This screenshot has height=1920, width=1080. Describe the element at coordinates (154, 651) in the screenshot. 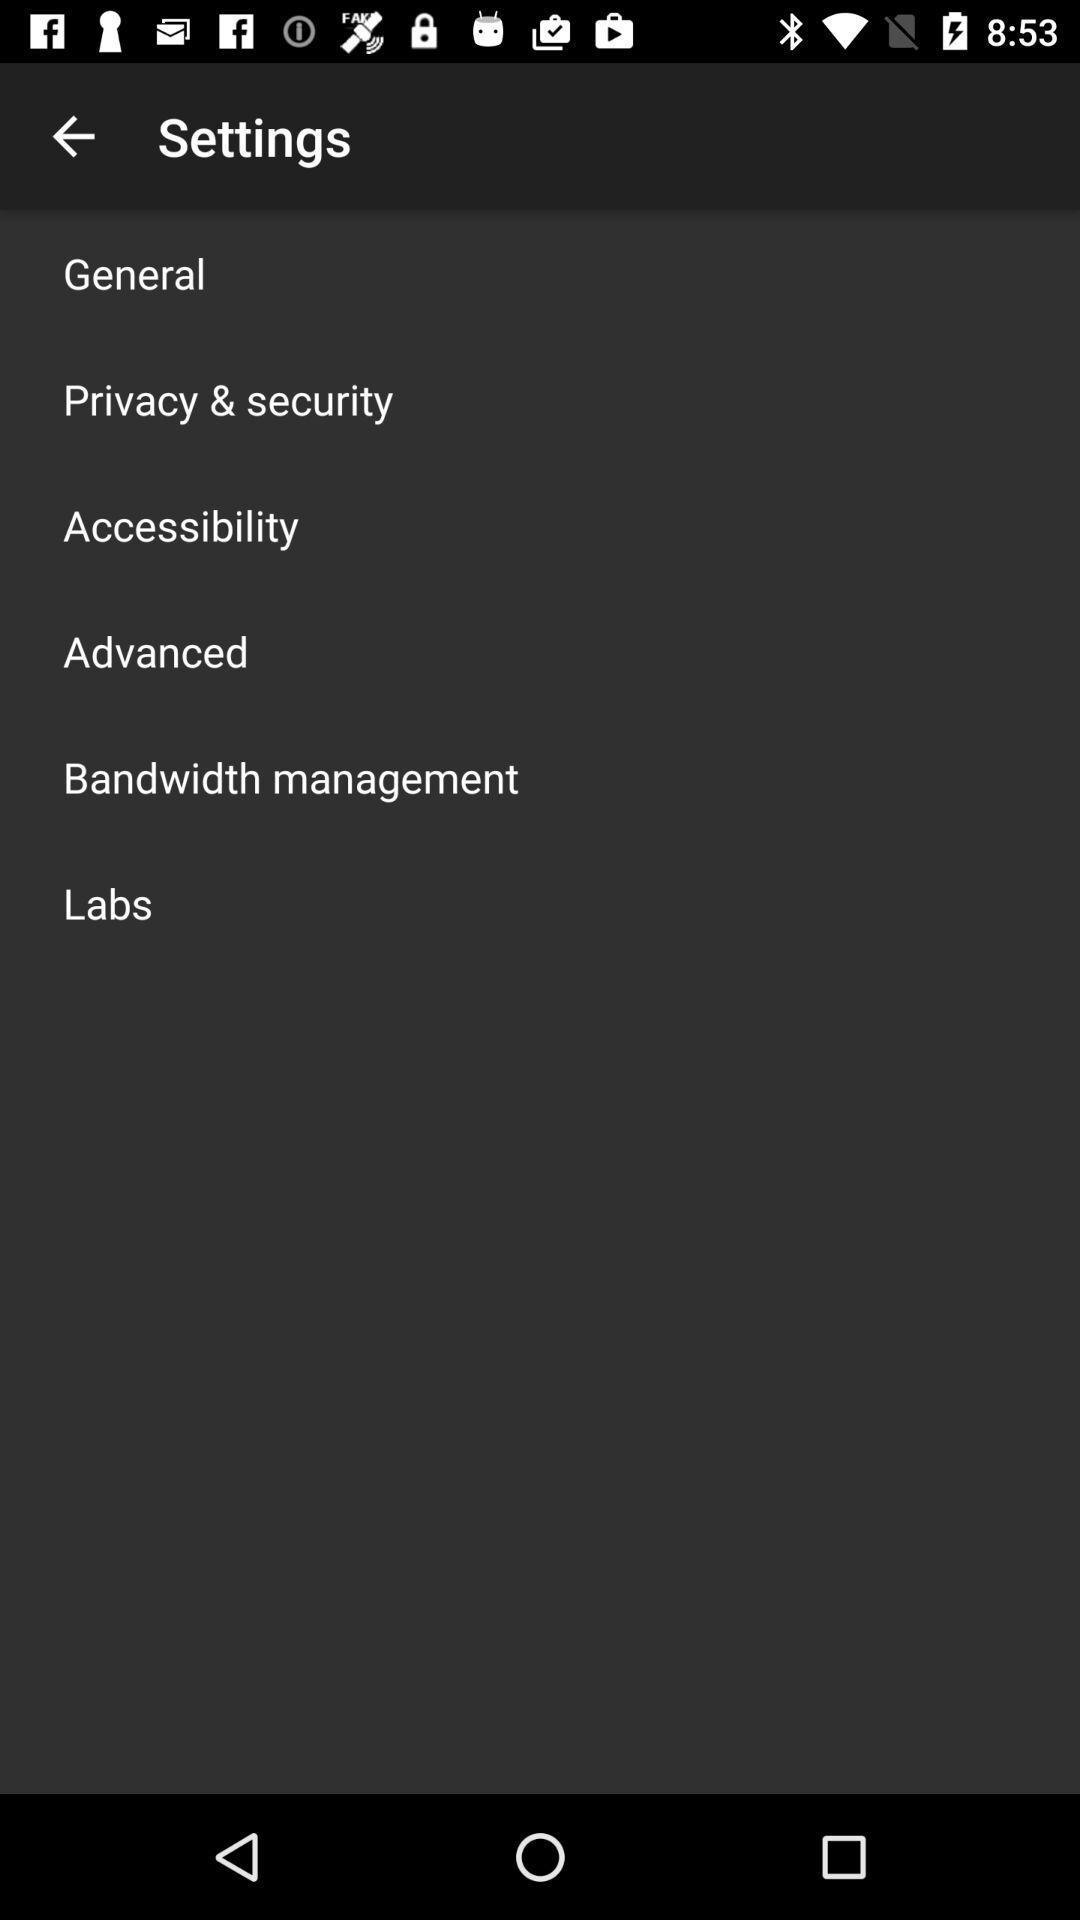

I see `the icon above bandwidth management app` at that location.